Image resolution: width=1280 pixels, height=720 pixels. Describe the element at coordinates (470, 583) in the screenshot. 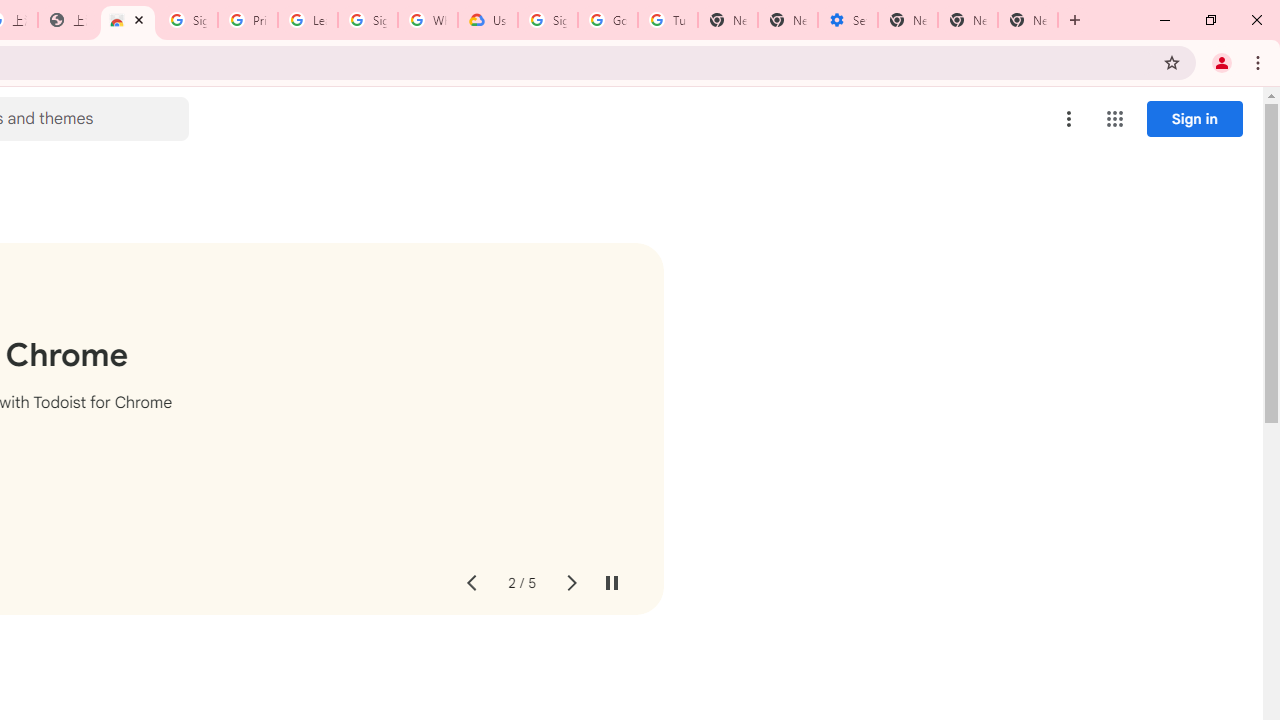

I see `'Previous slide'` at that location.